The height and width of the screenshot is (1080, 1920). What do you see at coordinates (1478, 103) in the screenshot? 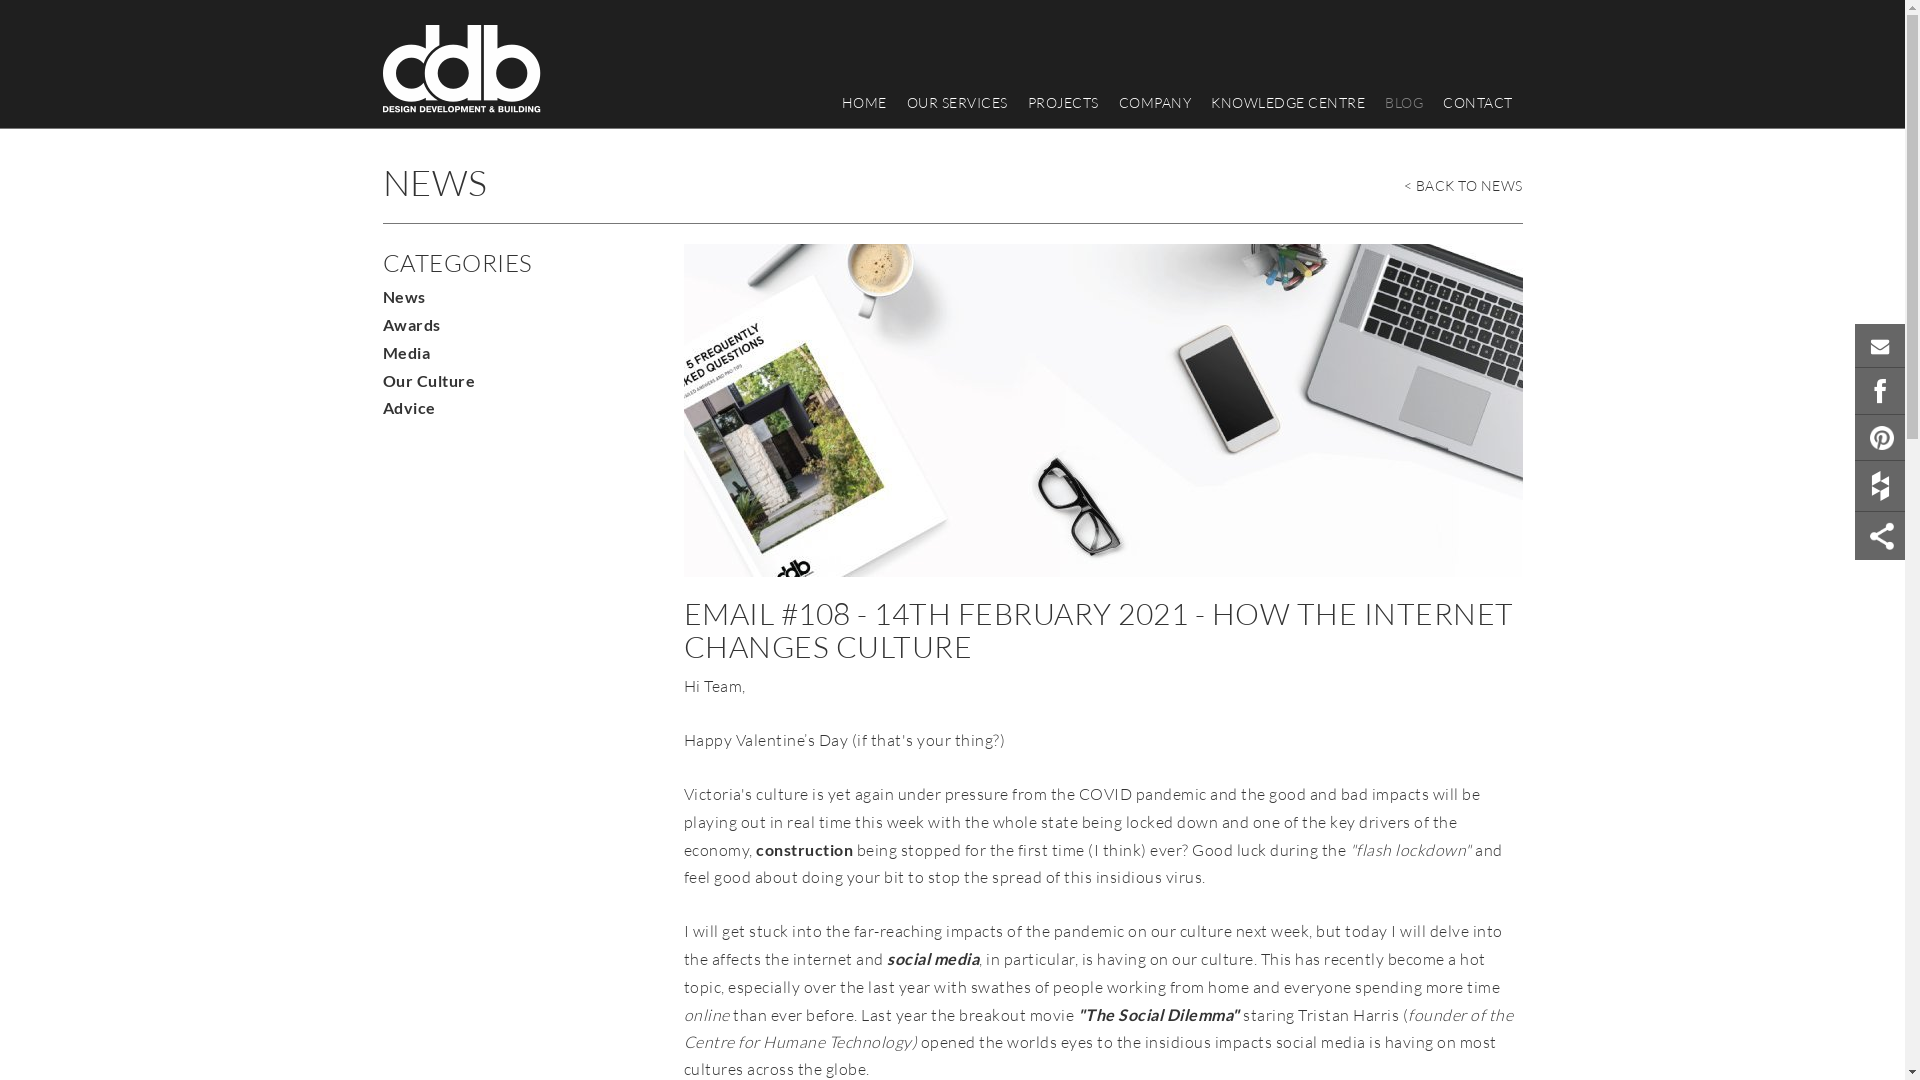
I see `'CONTACT'` at bounding box center [1478, 103].